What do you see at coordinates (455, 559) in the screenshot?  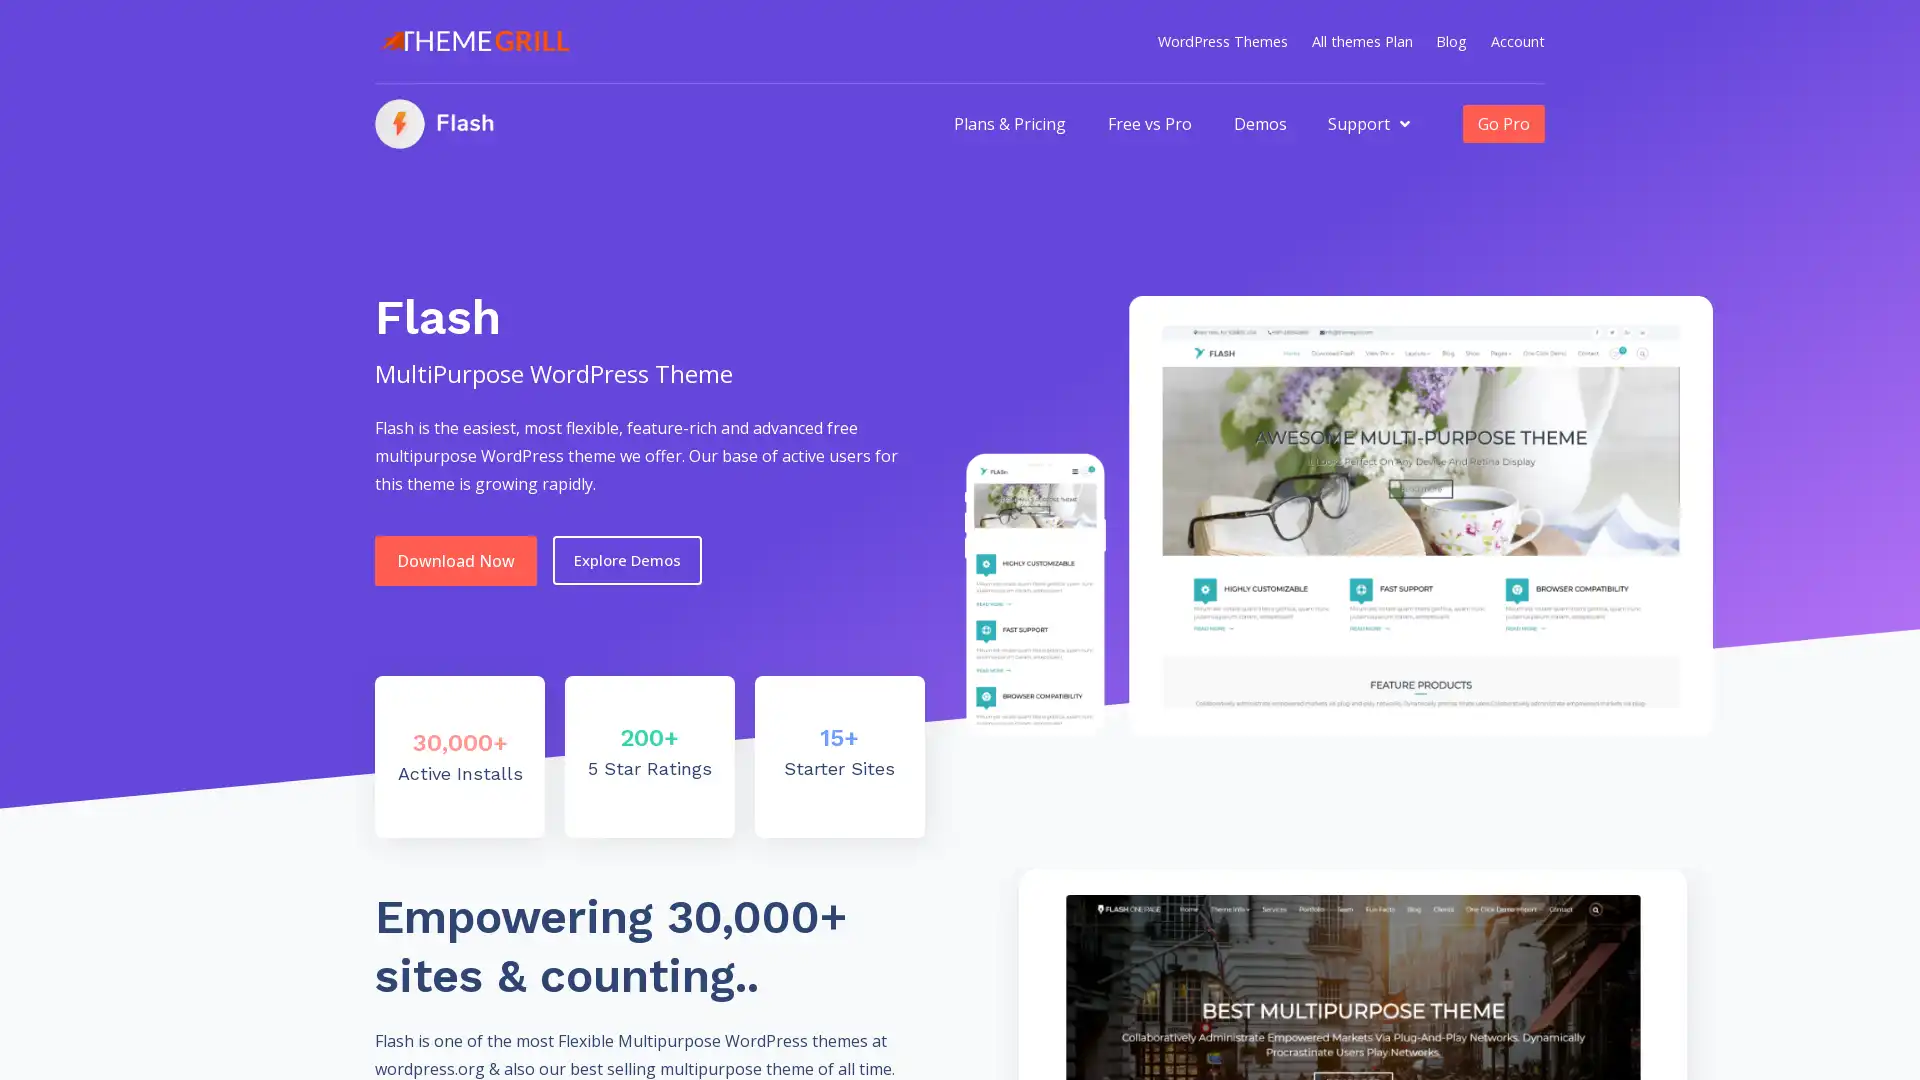 I see `Download Now` at bounding box center [455, 559].